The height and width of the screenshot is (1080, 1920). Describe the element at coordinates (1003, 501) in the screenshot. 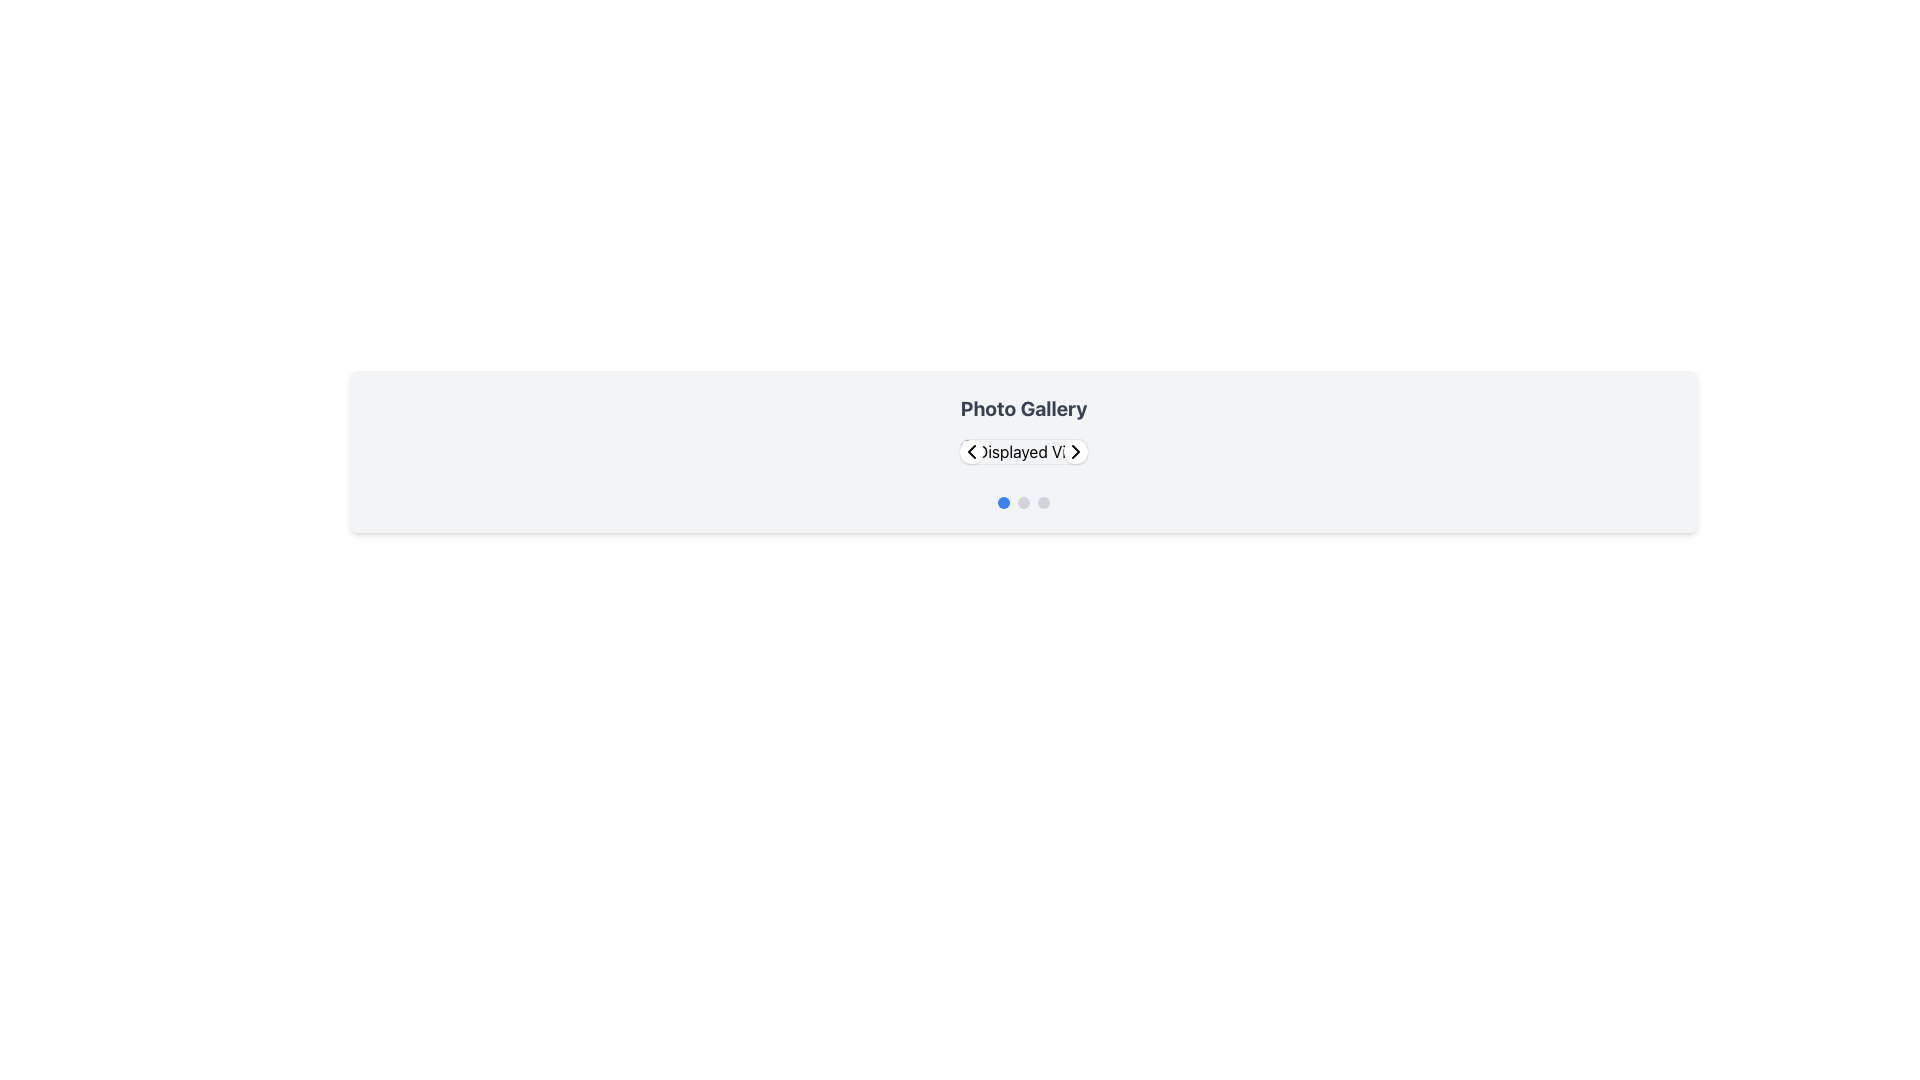

I see `the leftmost blue circular button in the row below the 'Photo Gallery' header` at that location.